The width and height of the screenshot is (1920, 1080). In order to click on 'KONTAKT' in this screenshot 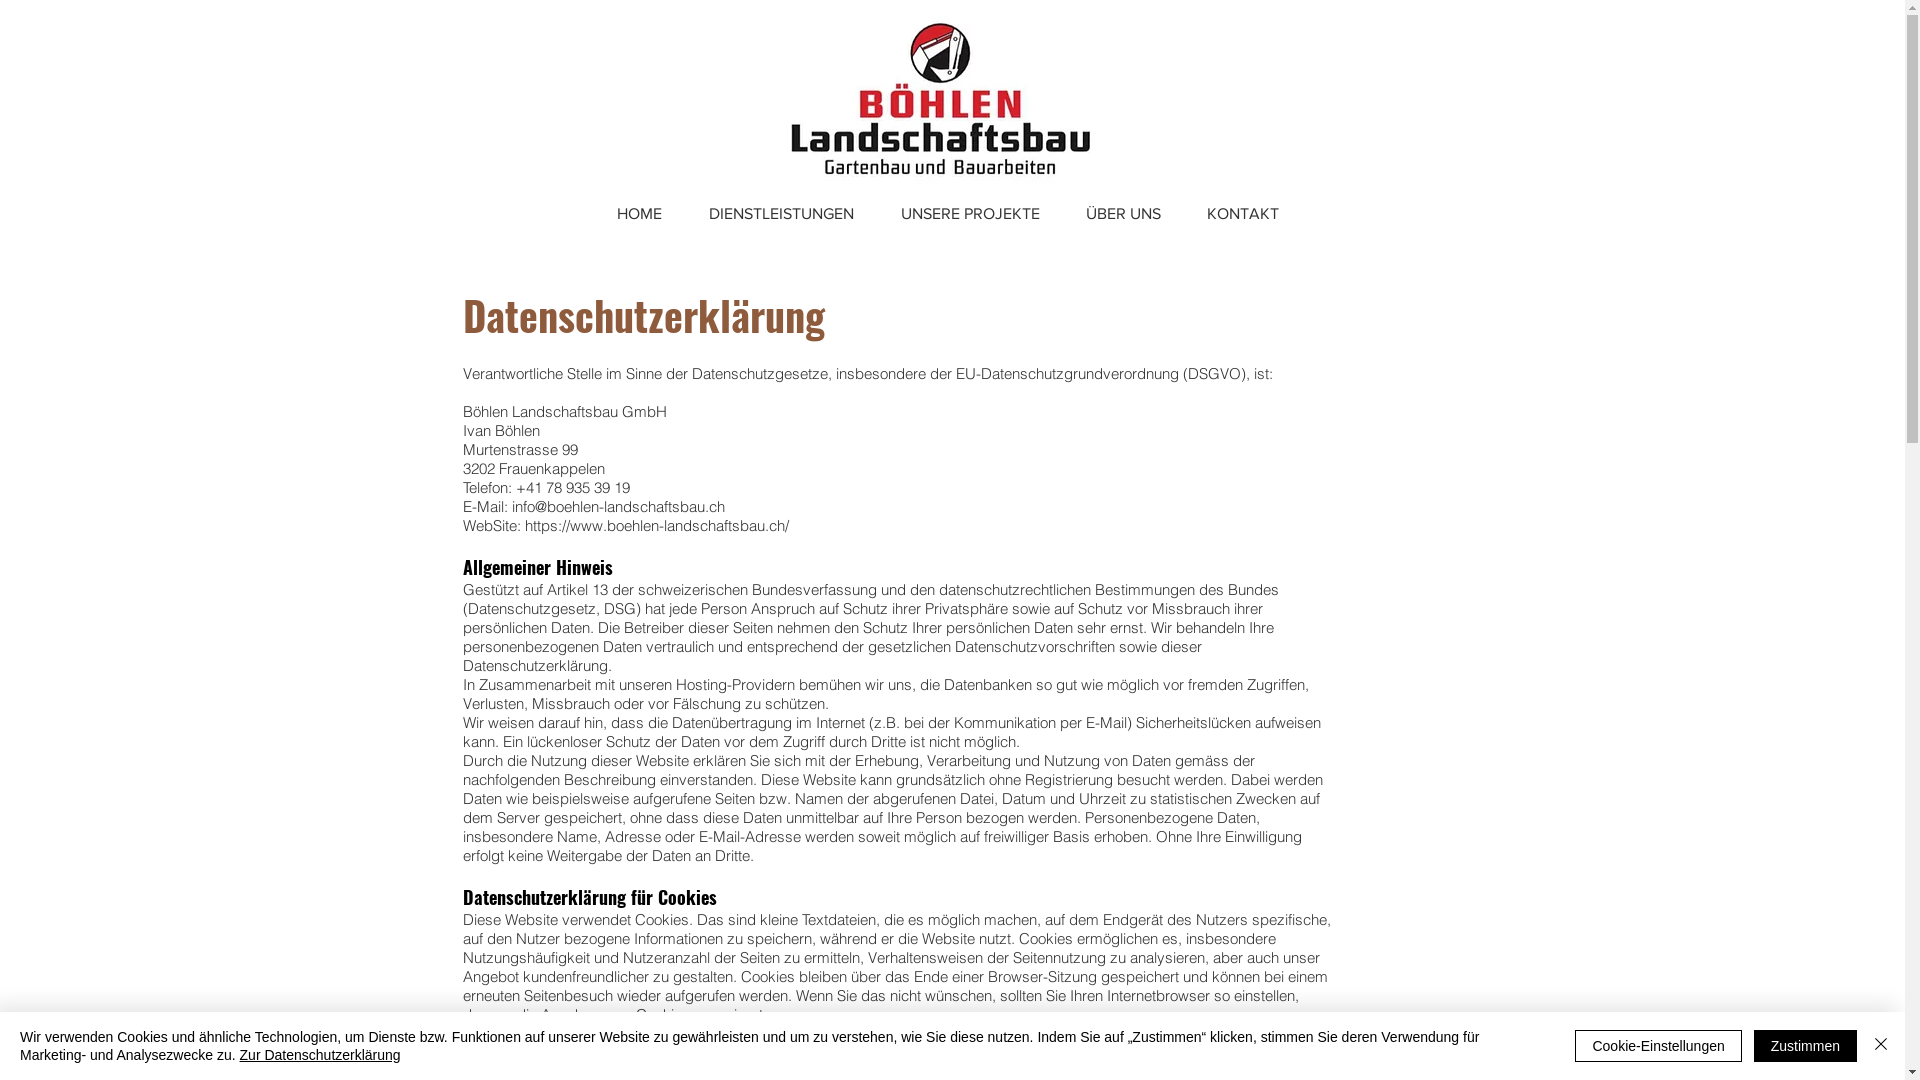, I will do `click(1242, 213)`.